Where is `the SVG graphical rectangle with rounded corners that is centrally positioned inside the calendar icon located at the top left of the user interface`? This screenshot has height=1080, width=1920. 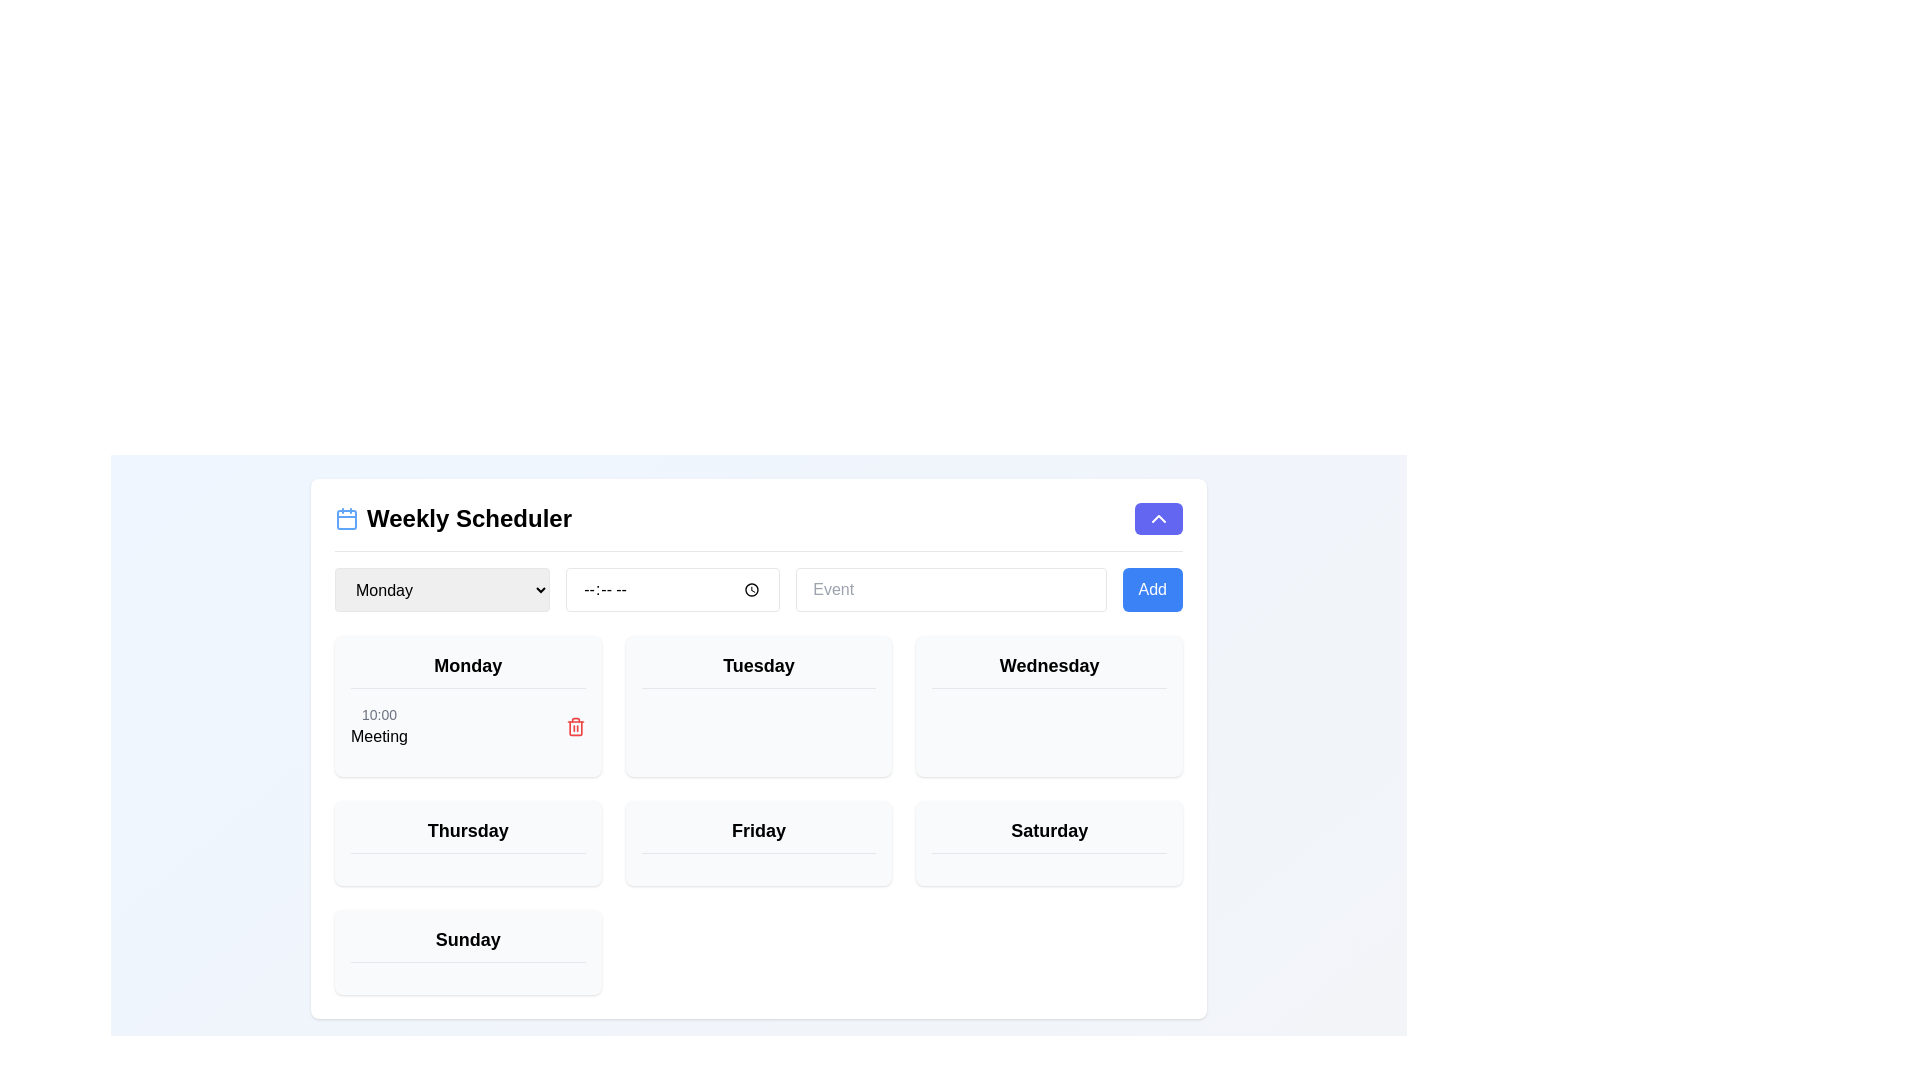 the SVG graphical rectangle with rounded corners that is centrally positioned inside the calendar icon located at the top left of the user interface is located at coordinates (346, 519).